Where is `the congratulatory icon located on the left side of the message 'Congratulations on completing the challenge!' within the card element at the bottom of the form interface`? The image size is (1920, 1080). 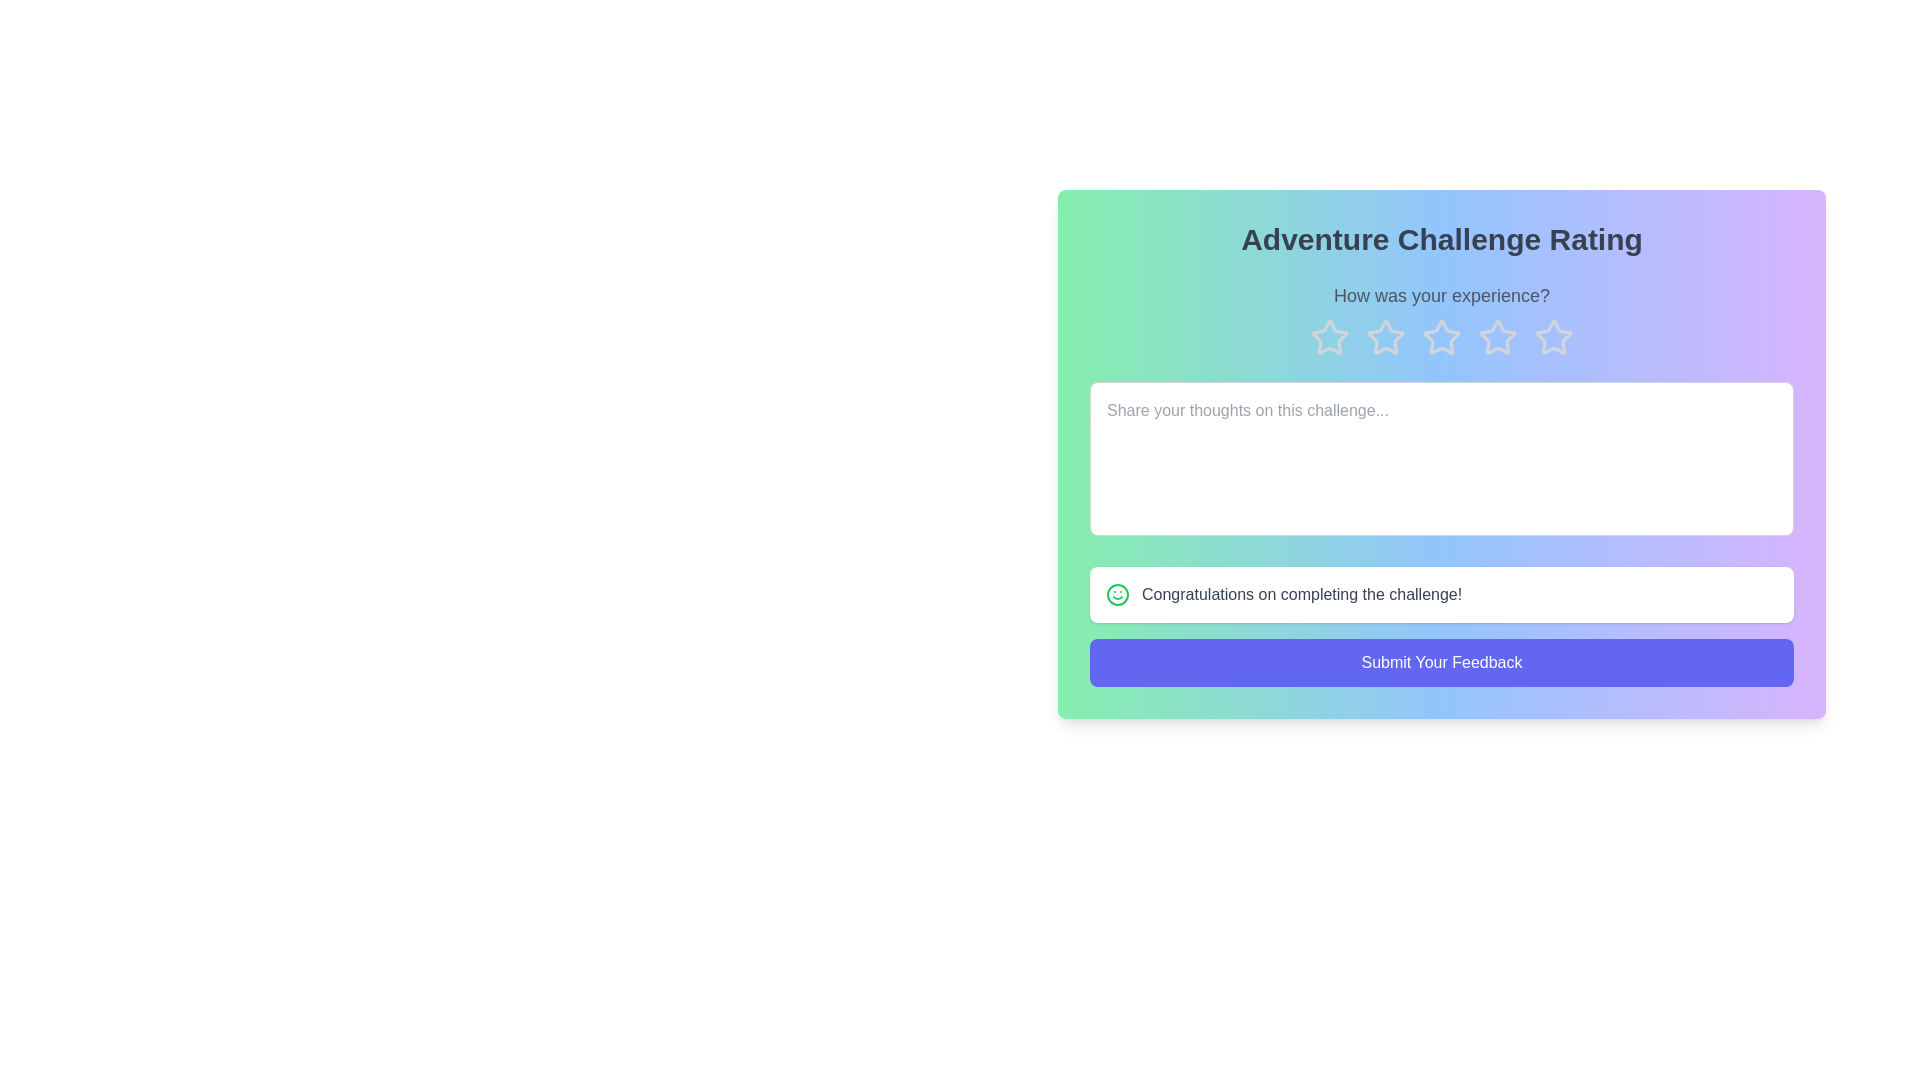
the congratulatory icon located on the left side of the message 'Congratulations on completing the challenge!' within the card element at the bottom of the form interface is located at coordinates (1117, 593).